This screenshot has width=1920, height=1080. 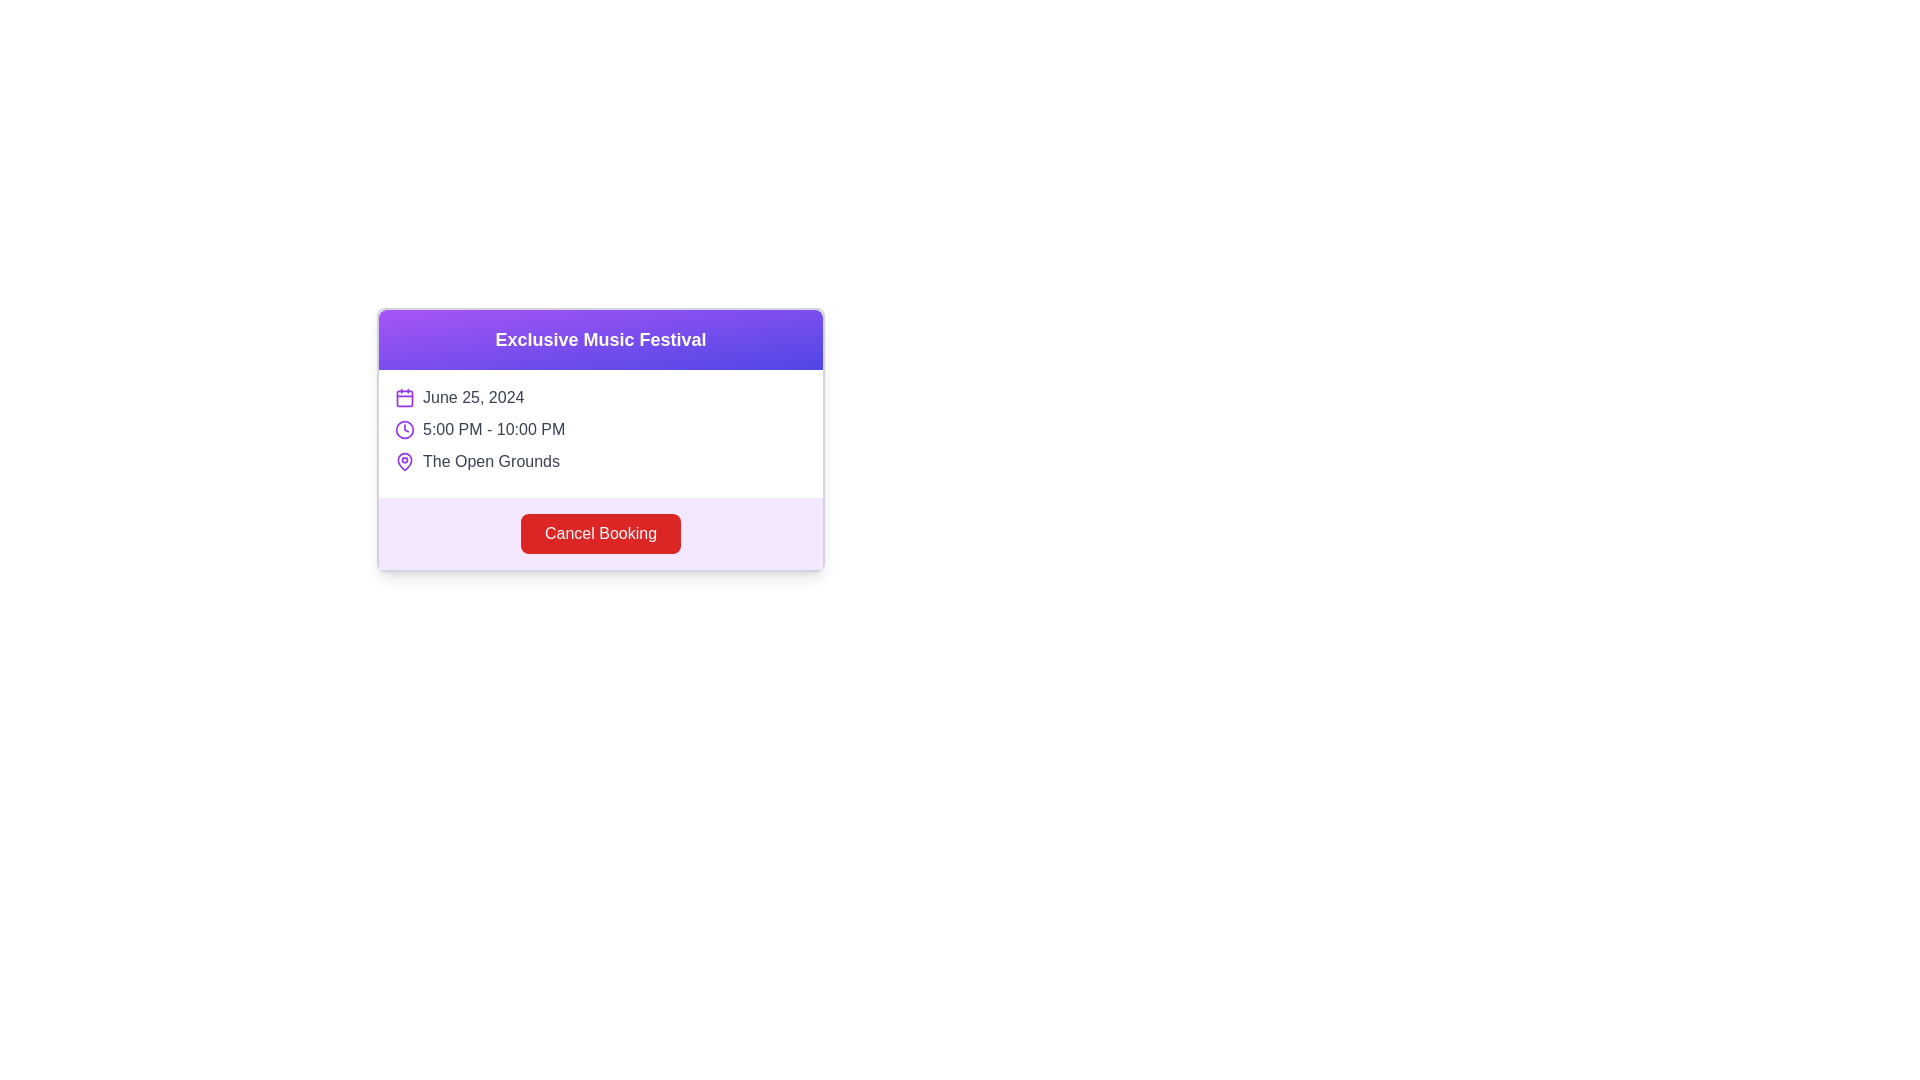 What do you see at coordinates (491, 462) in the screenshot?
I see `the text label displaying 'The Open Grounds' located at the bottom-center of the card, next to the purple location pin icon` at bounding box center [491, 462].